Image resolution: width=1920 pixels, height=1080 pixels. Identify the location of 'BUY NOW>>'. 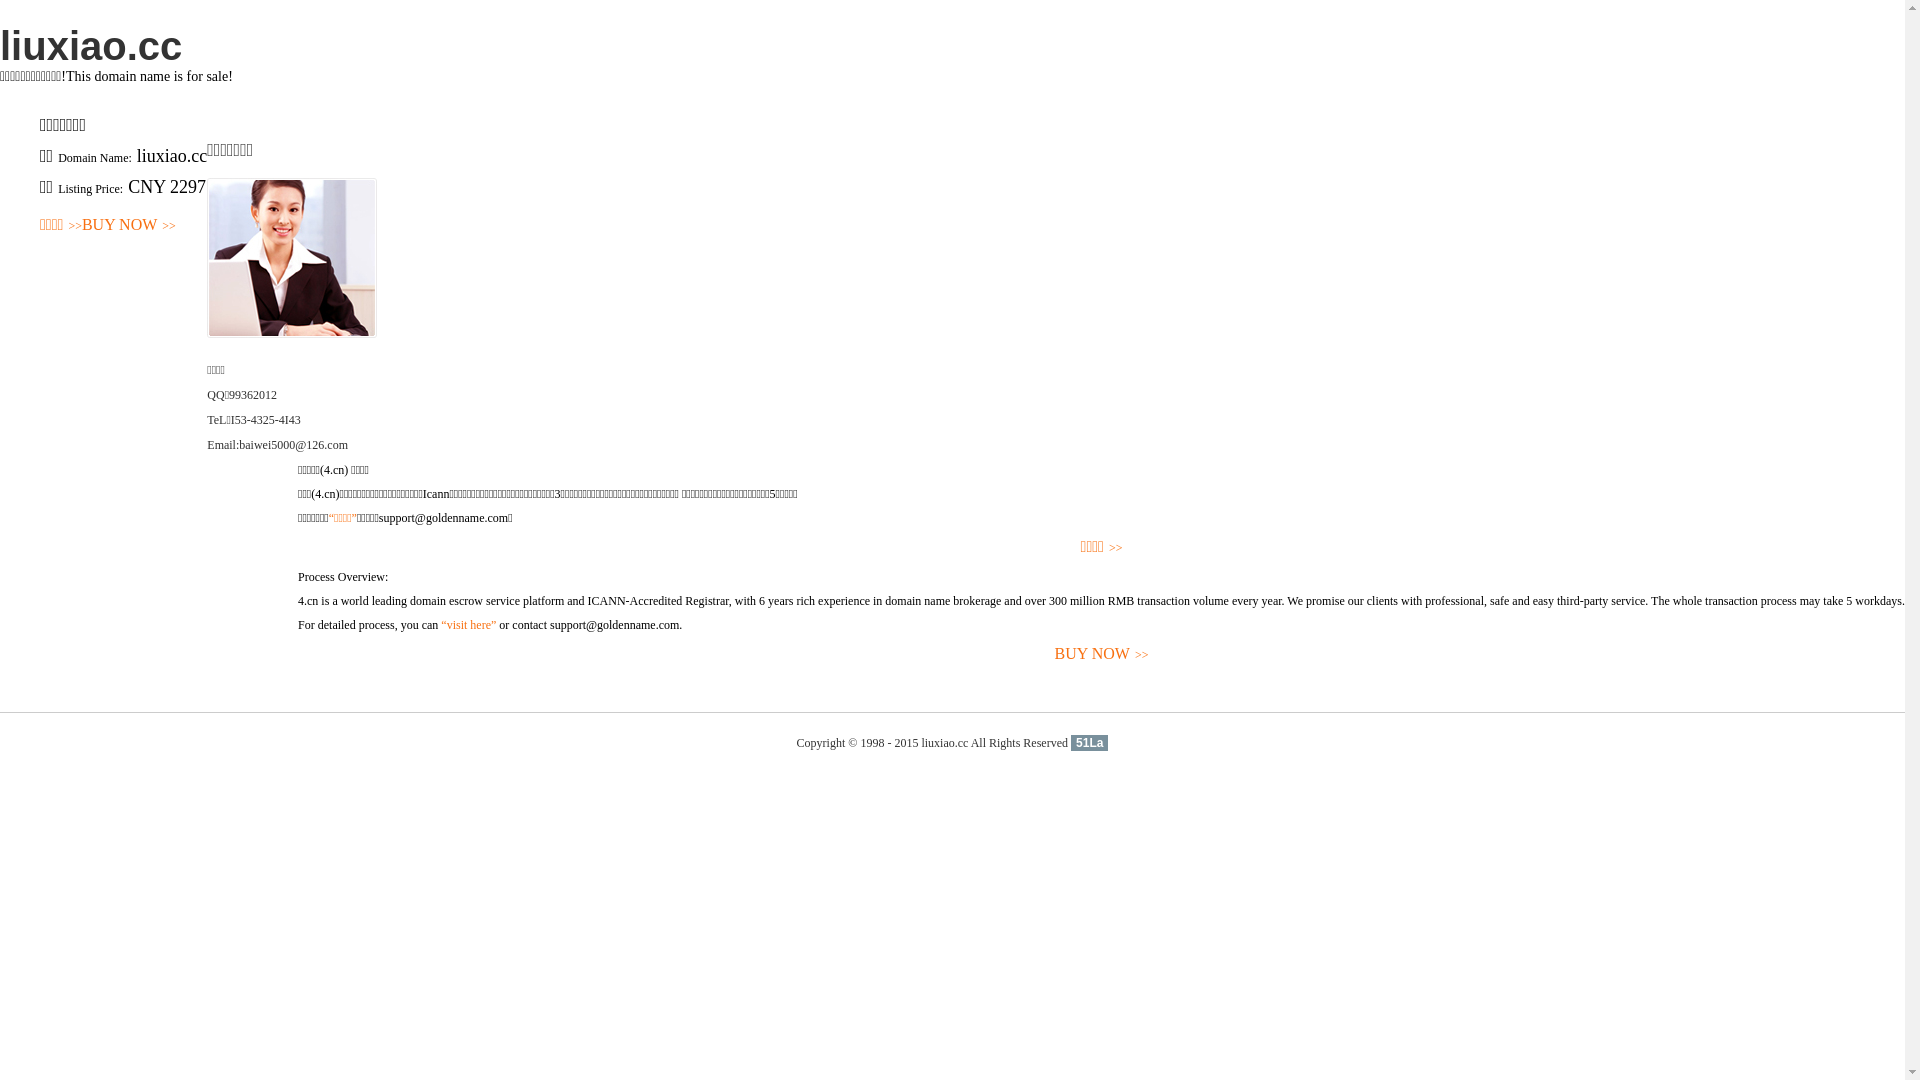
(1100, 654).